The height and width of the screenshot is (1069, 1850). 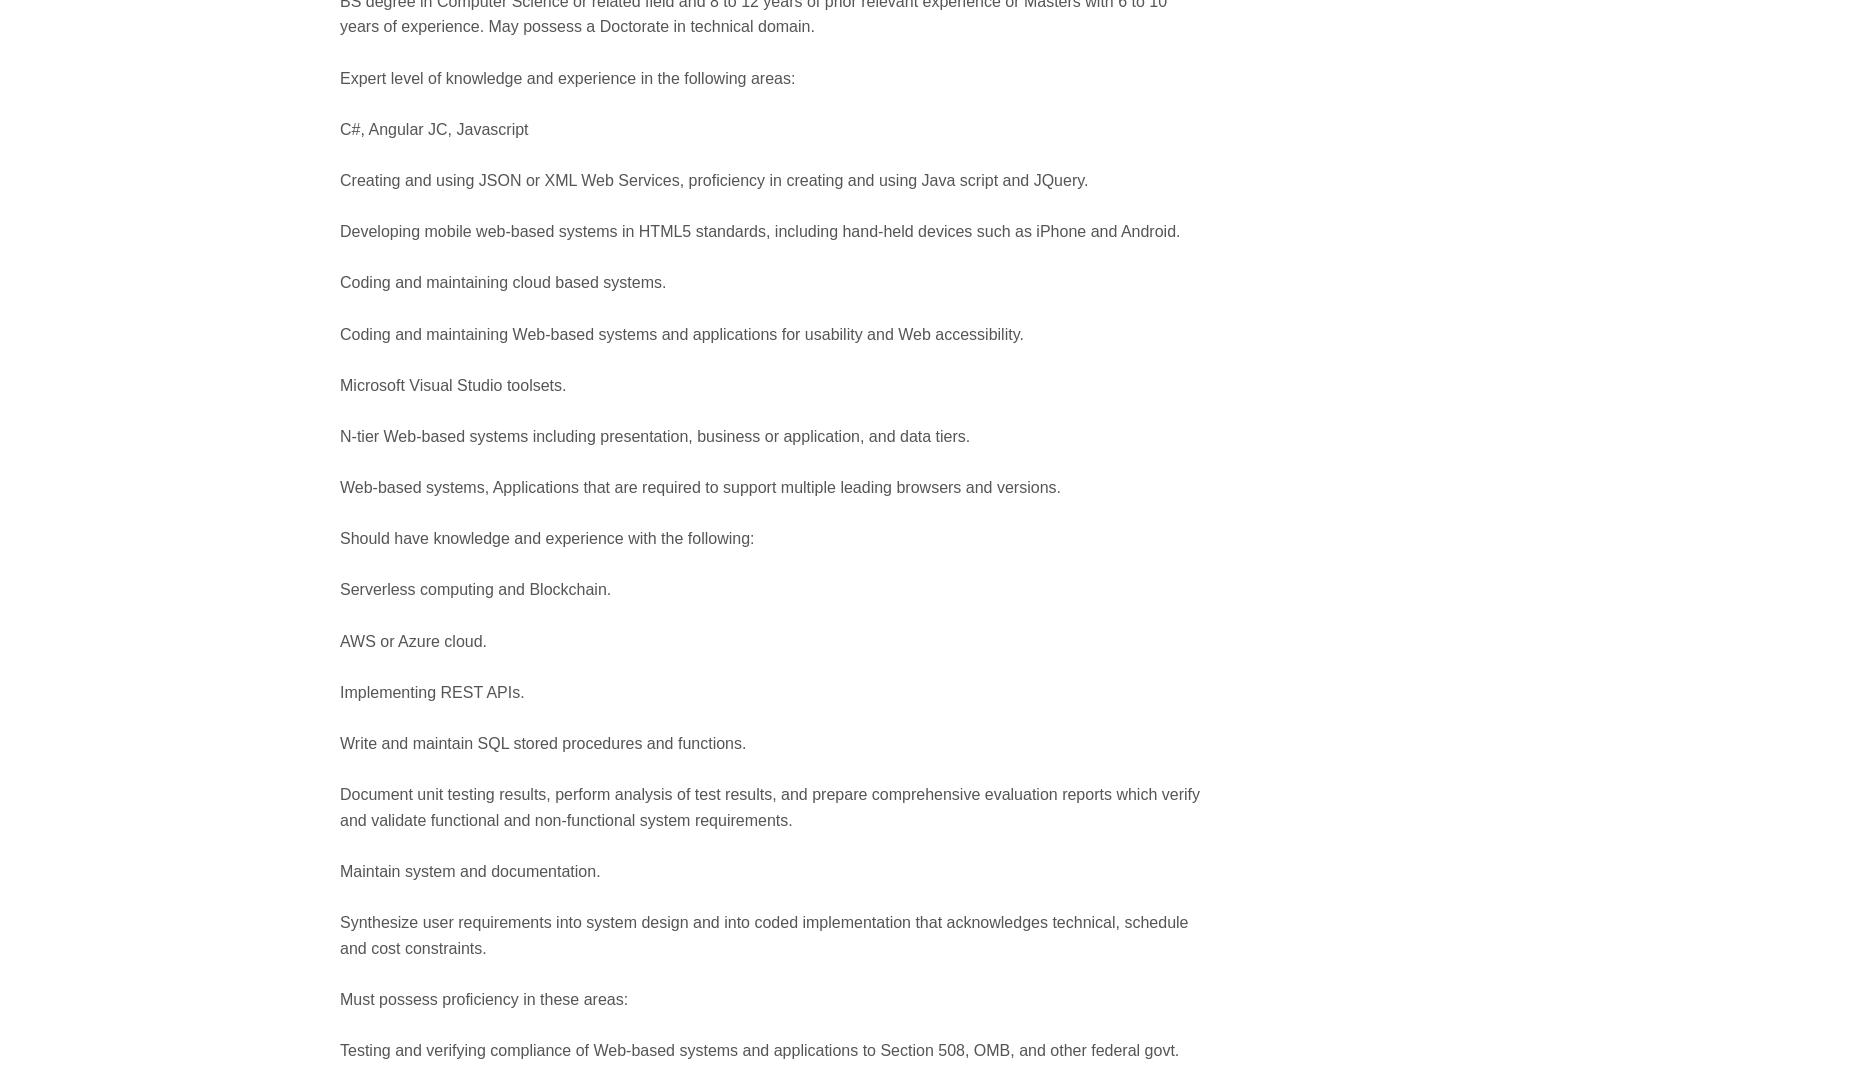 I want to click on 'Implementing REST APIs.', so click(x=430, y=690).